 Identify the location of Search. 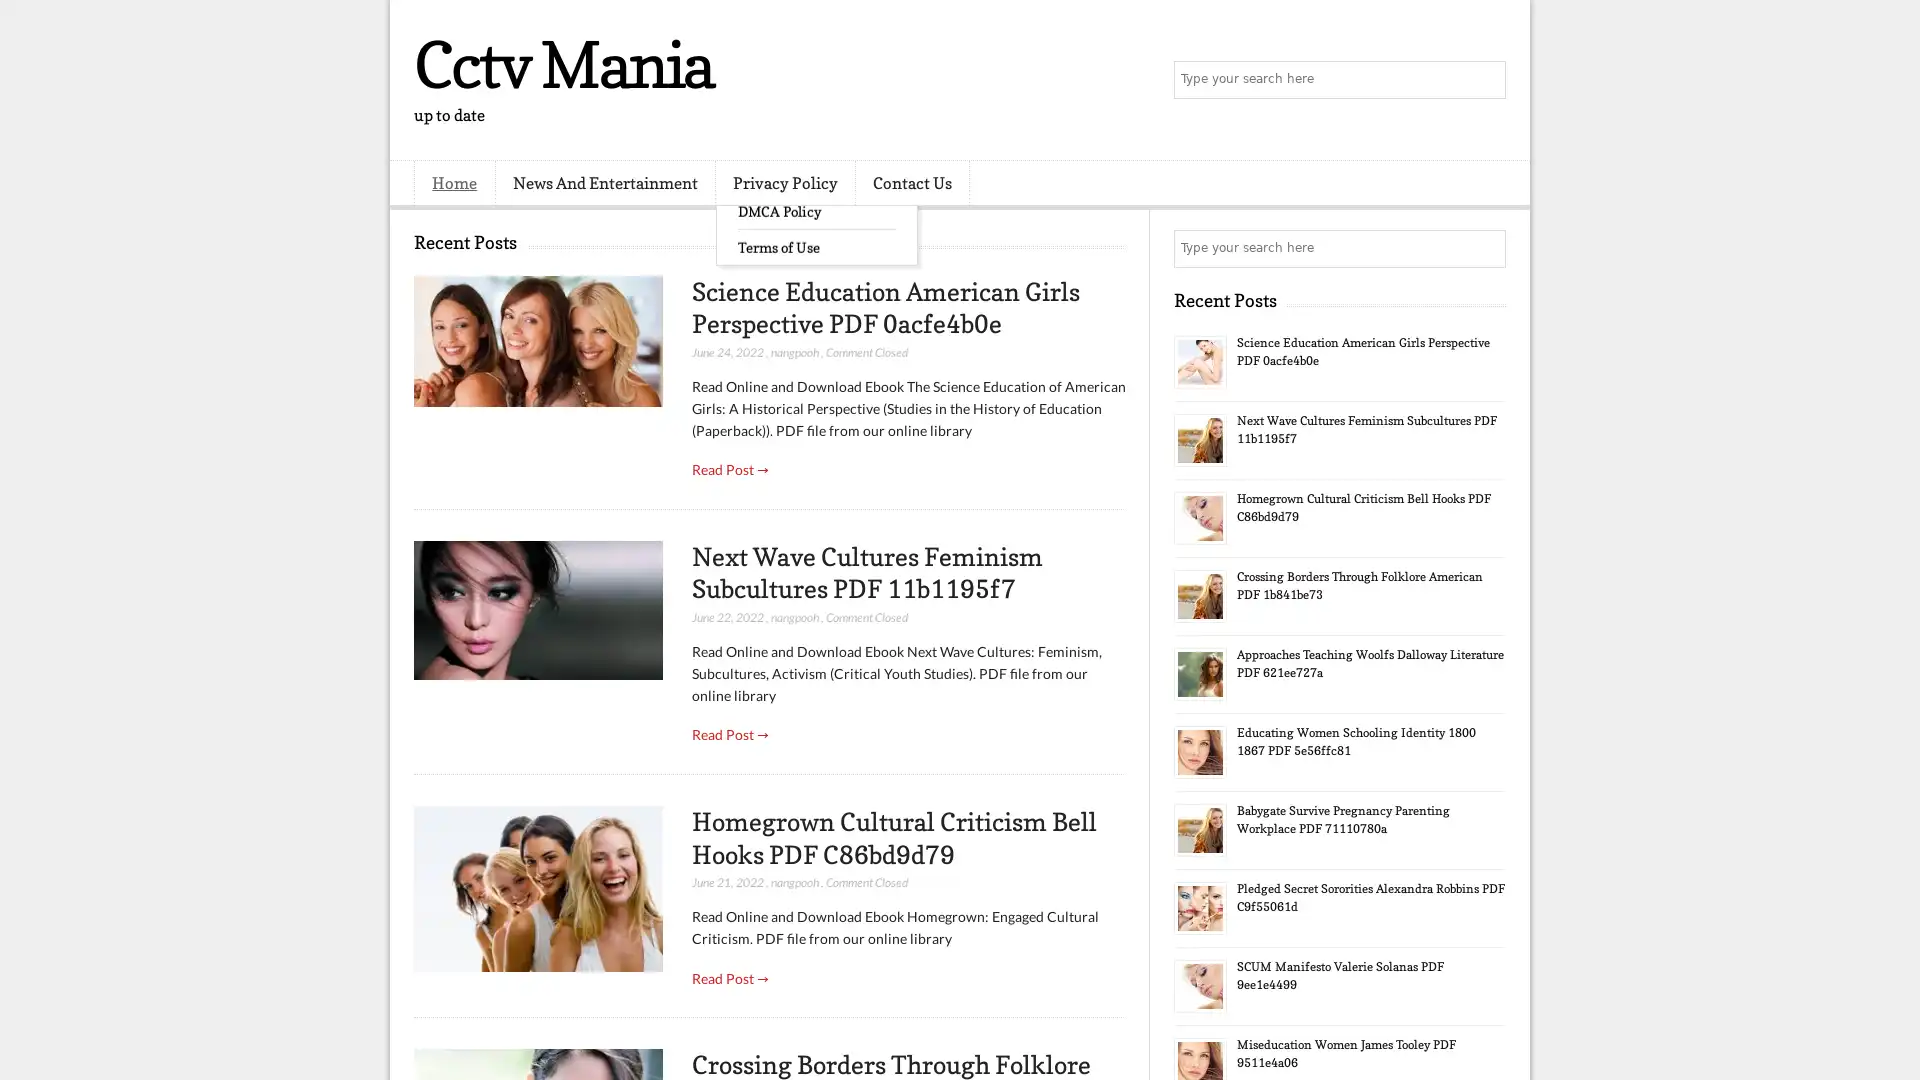
(1485, 248).